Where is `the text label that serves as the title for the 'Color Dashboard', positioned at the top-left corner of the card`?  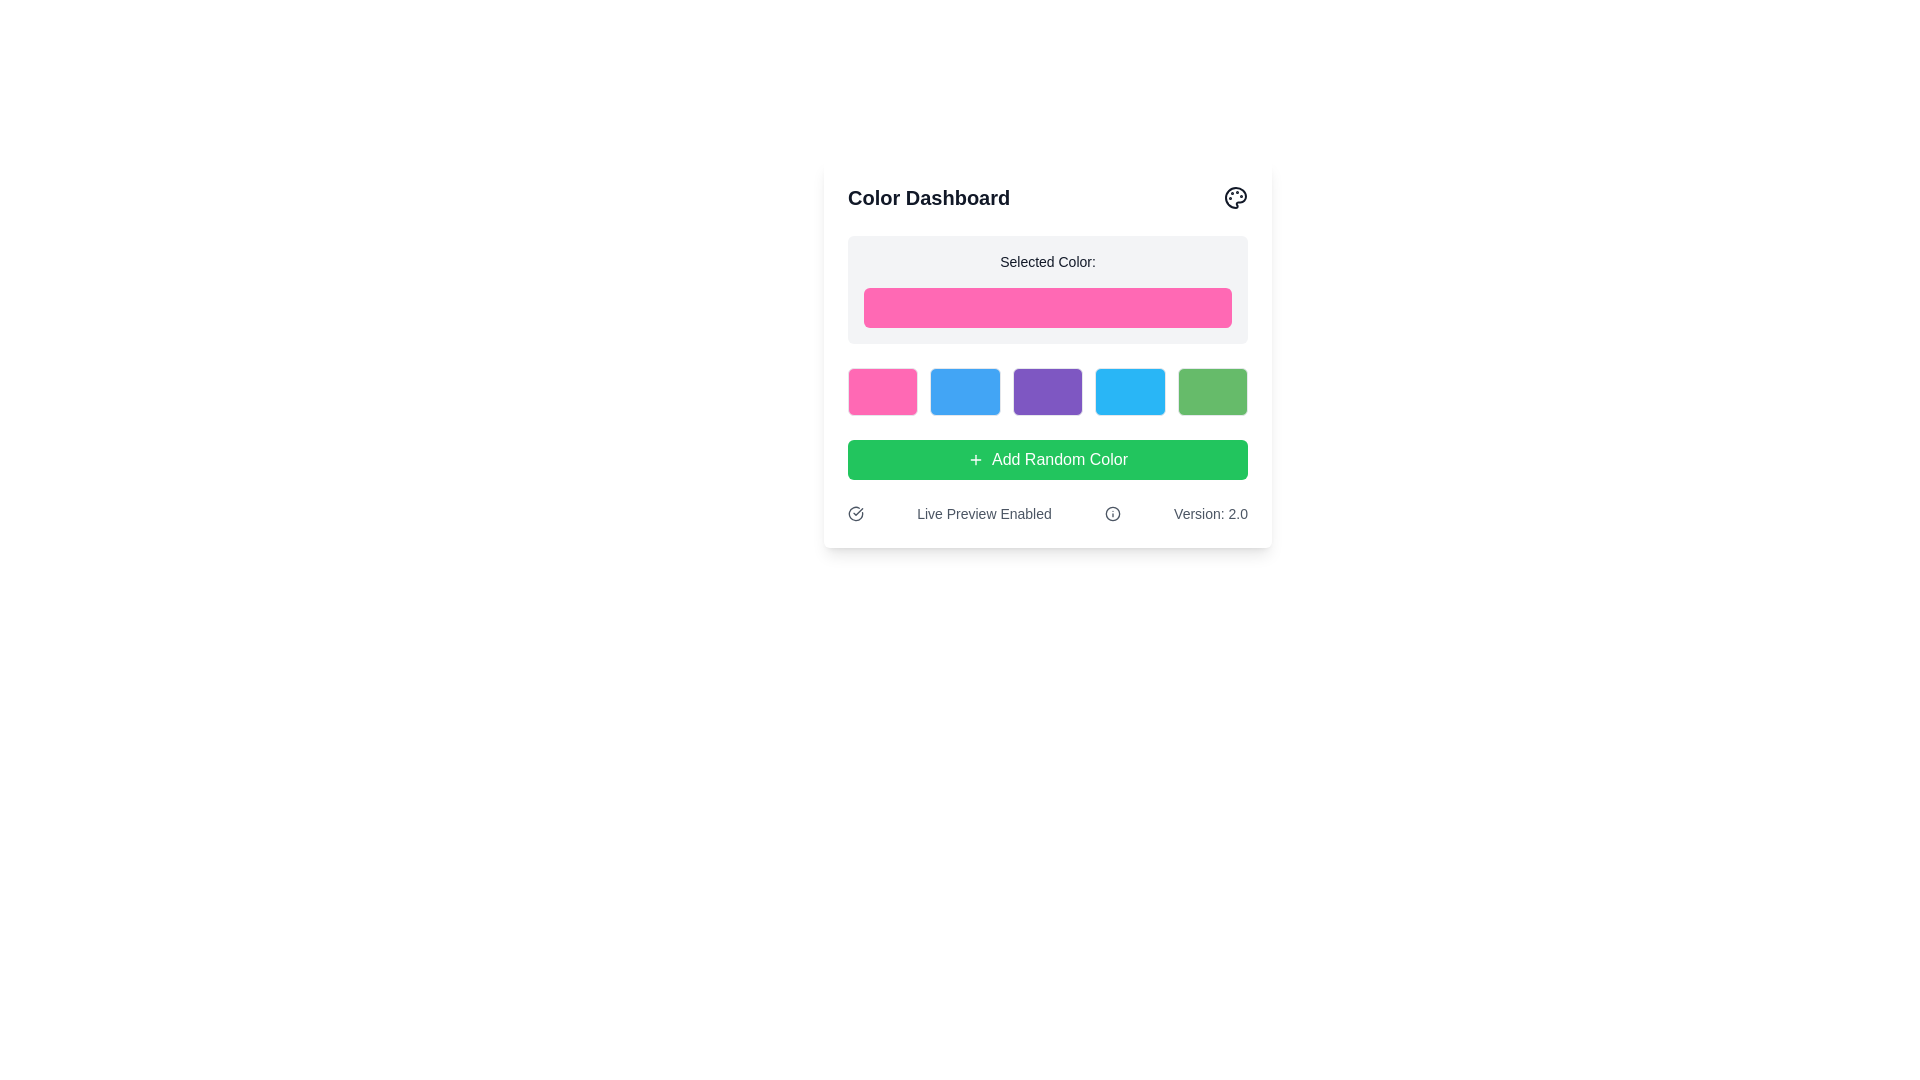 the text label that serves as the title for the 'Color Dashboard', positioned at the top-left corner of the card is located at coordinates (928, 197).